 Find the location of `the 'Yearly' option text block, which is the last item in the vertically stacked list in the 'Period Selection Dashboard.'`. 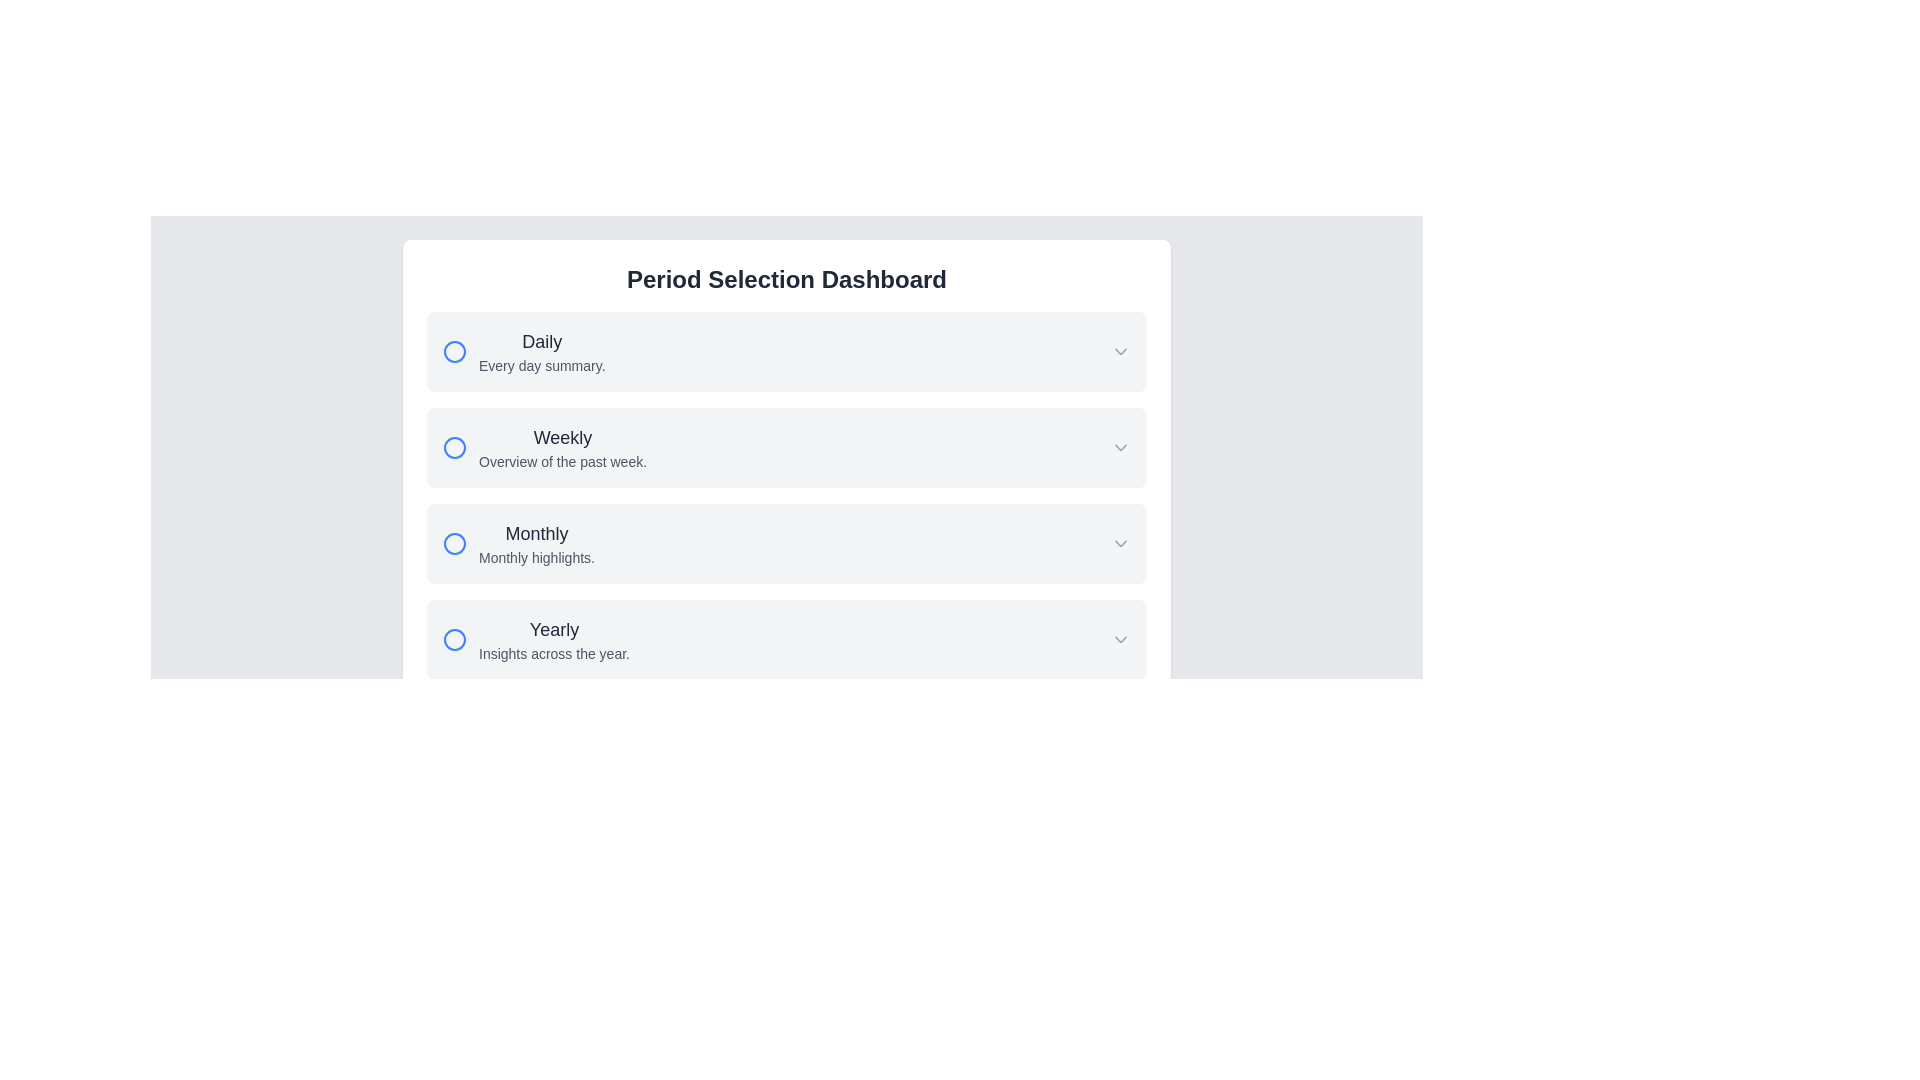

the 'Yearly' option text block, which is the last item in the vertically stacked list in the 'Period Selection Dashboard.' is located at coordinates (554, 640).